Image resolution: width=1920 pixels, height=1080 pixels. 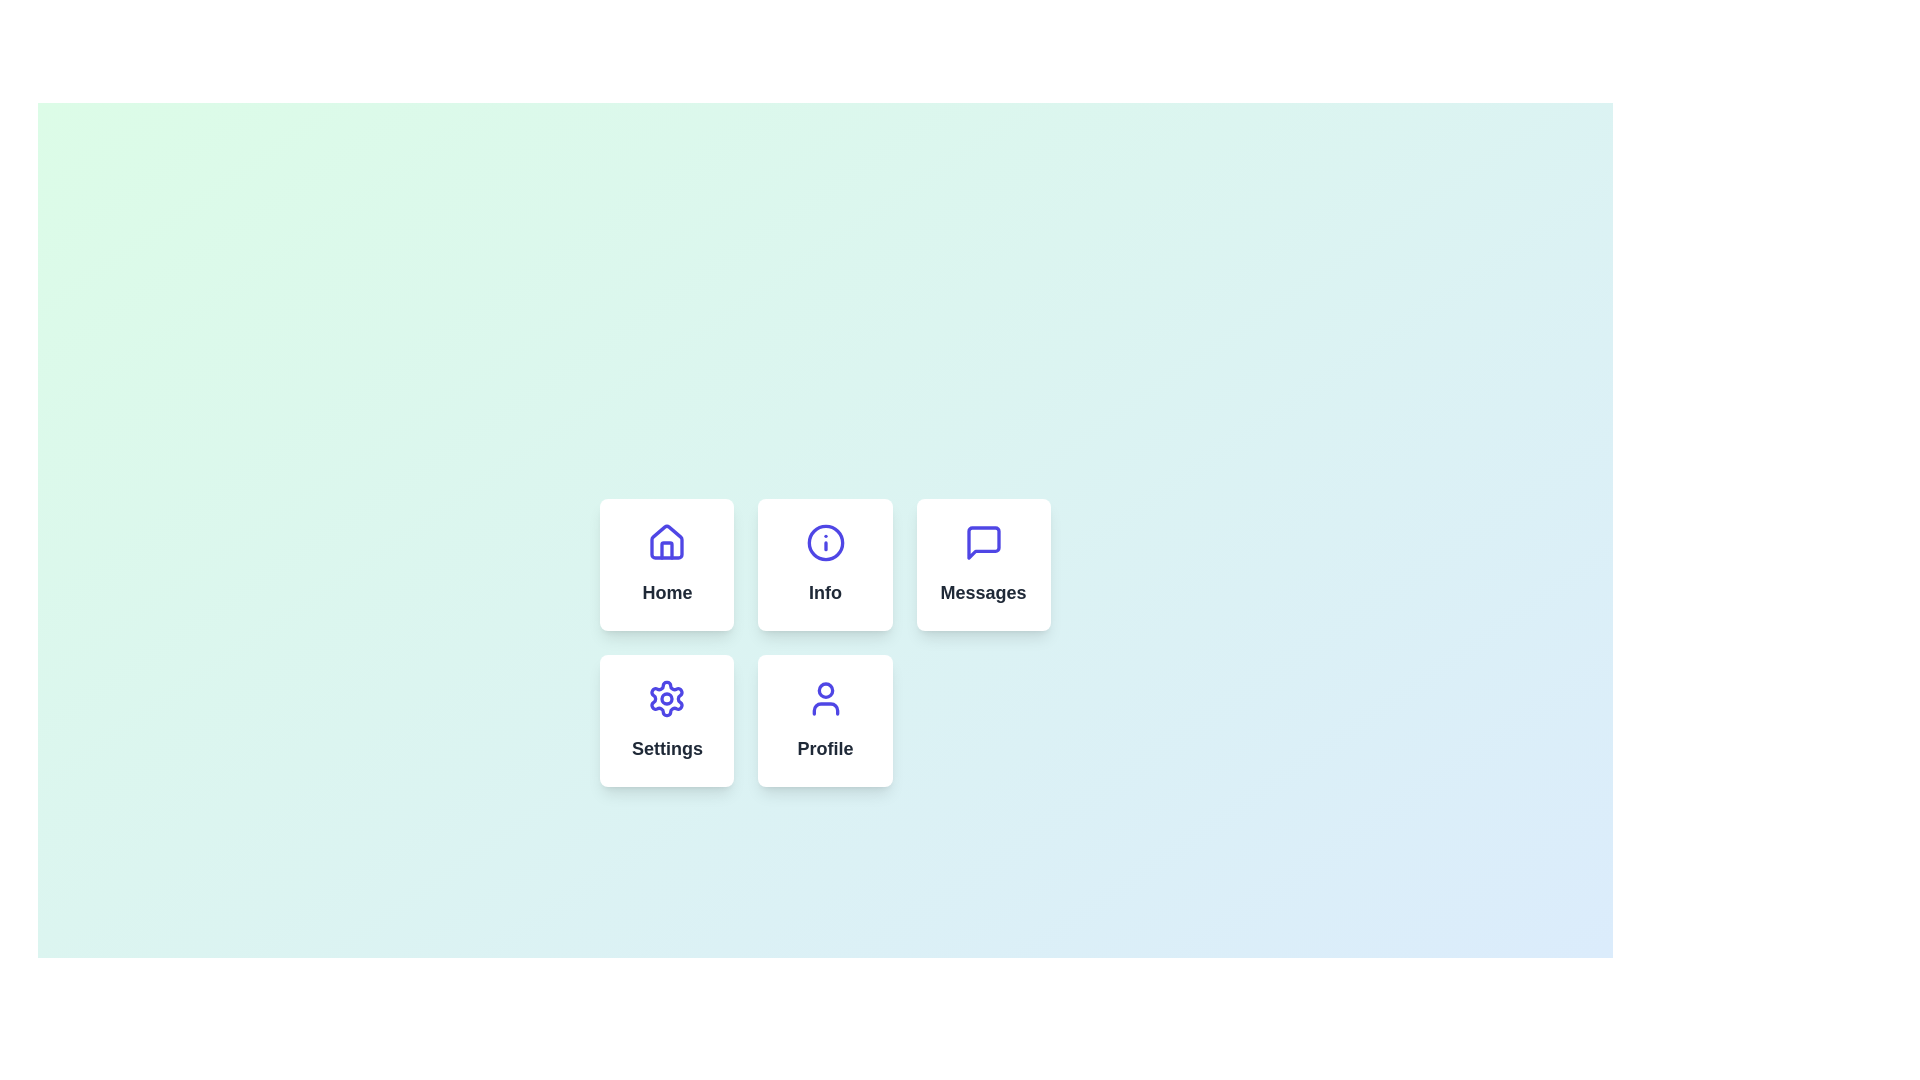 What do you see at coordinates (667, 542) in the screenshot?
I see `the 'Home' icon, which signifies the entry point of the application interface, located in the first grid cell of a 2x3 layout` at bounding box center [667, 542].